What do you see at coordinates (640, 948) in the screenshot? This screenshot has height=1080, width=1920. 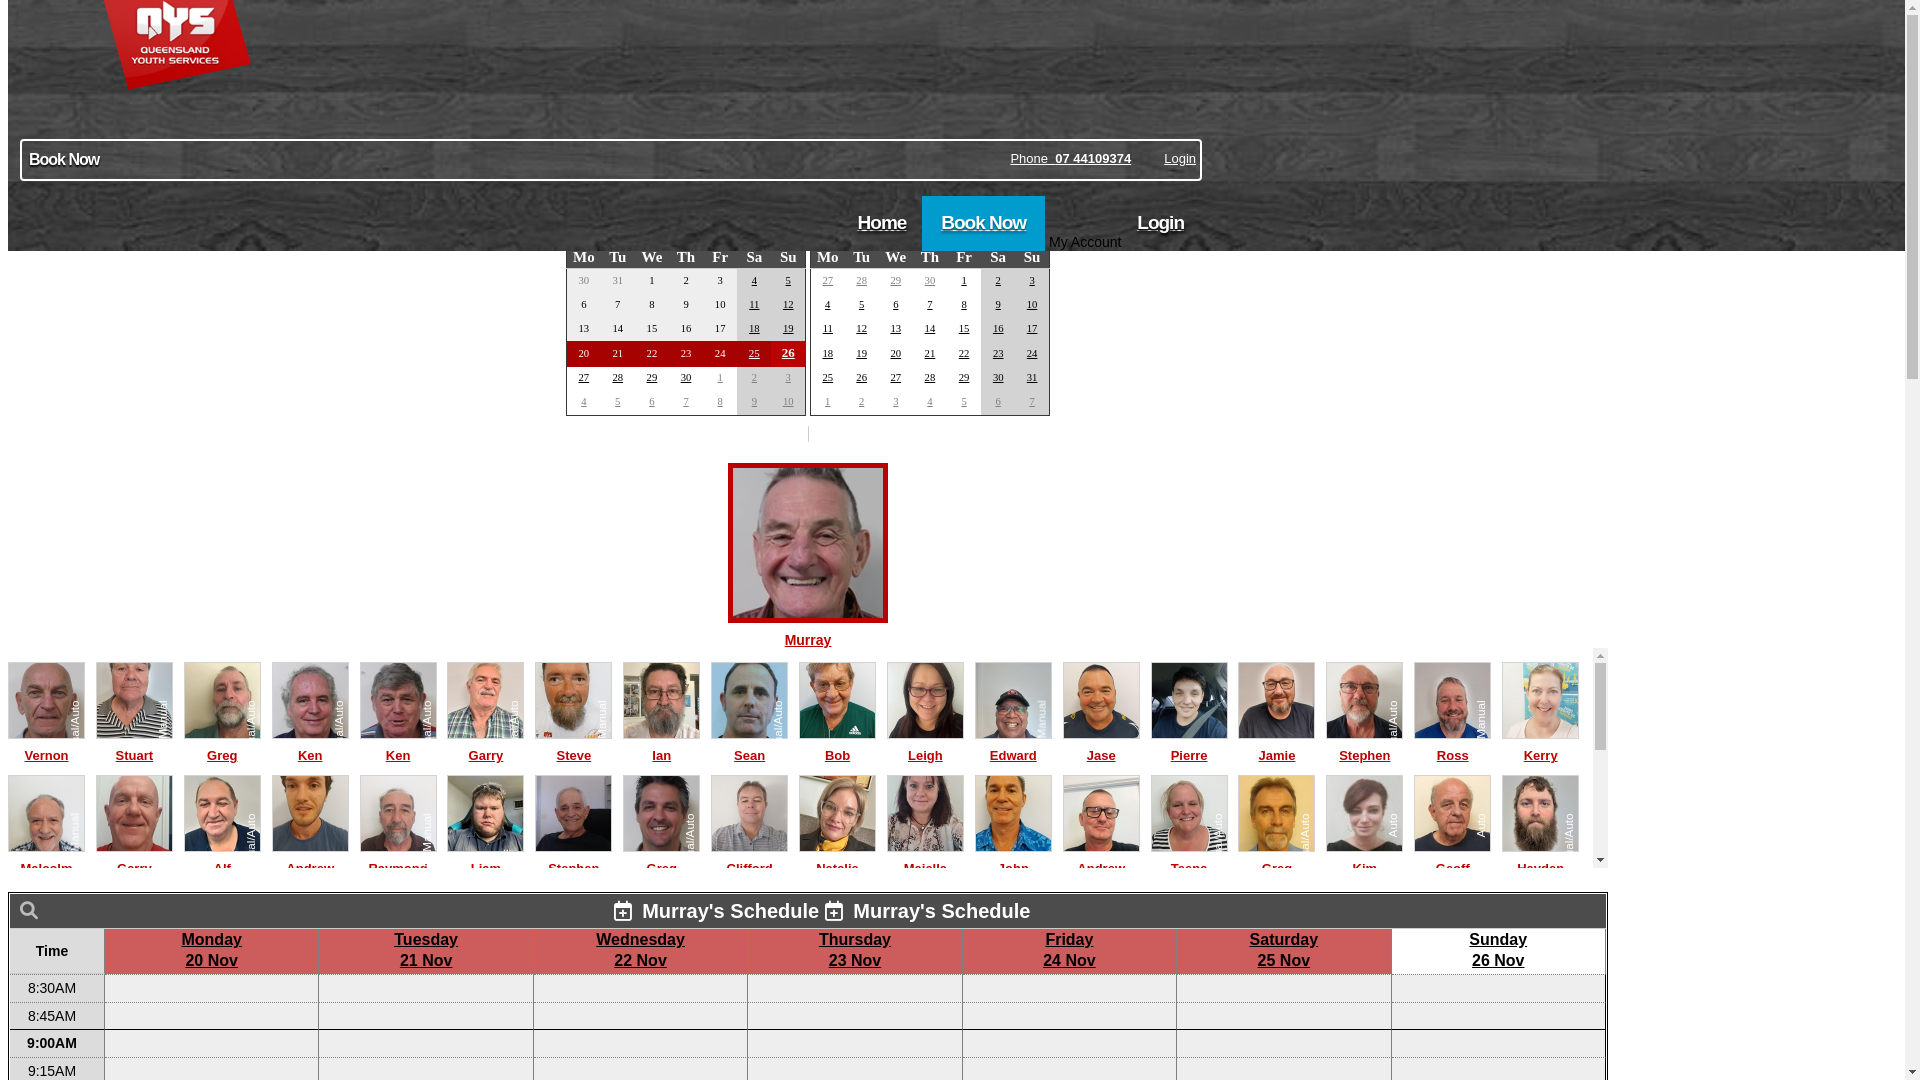 I see `'Wednesday` at bounding box center [640, 948].